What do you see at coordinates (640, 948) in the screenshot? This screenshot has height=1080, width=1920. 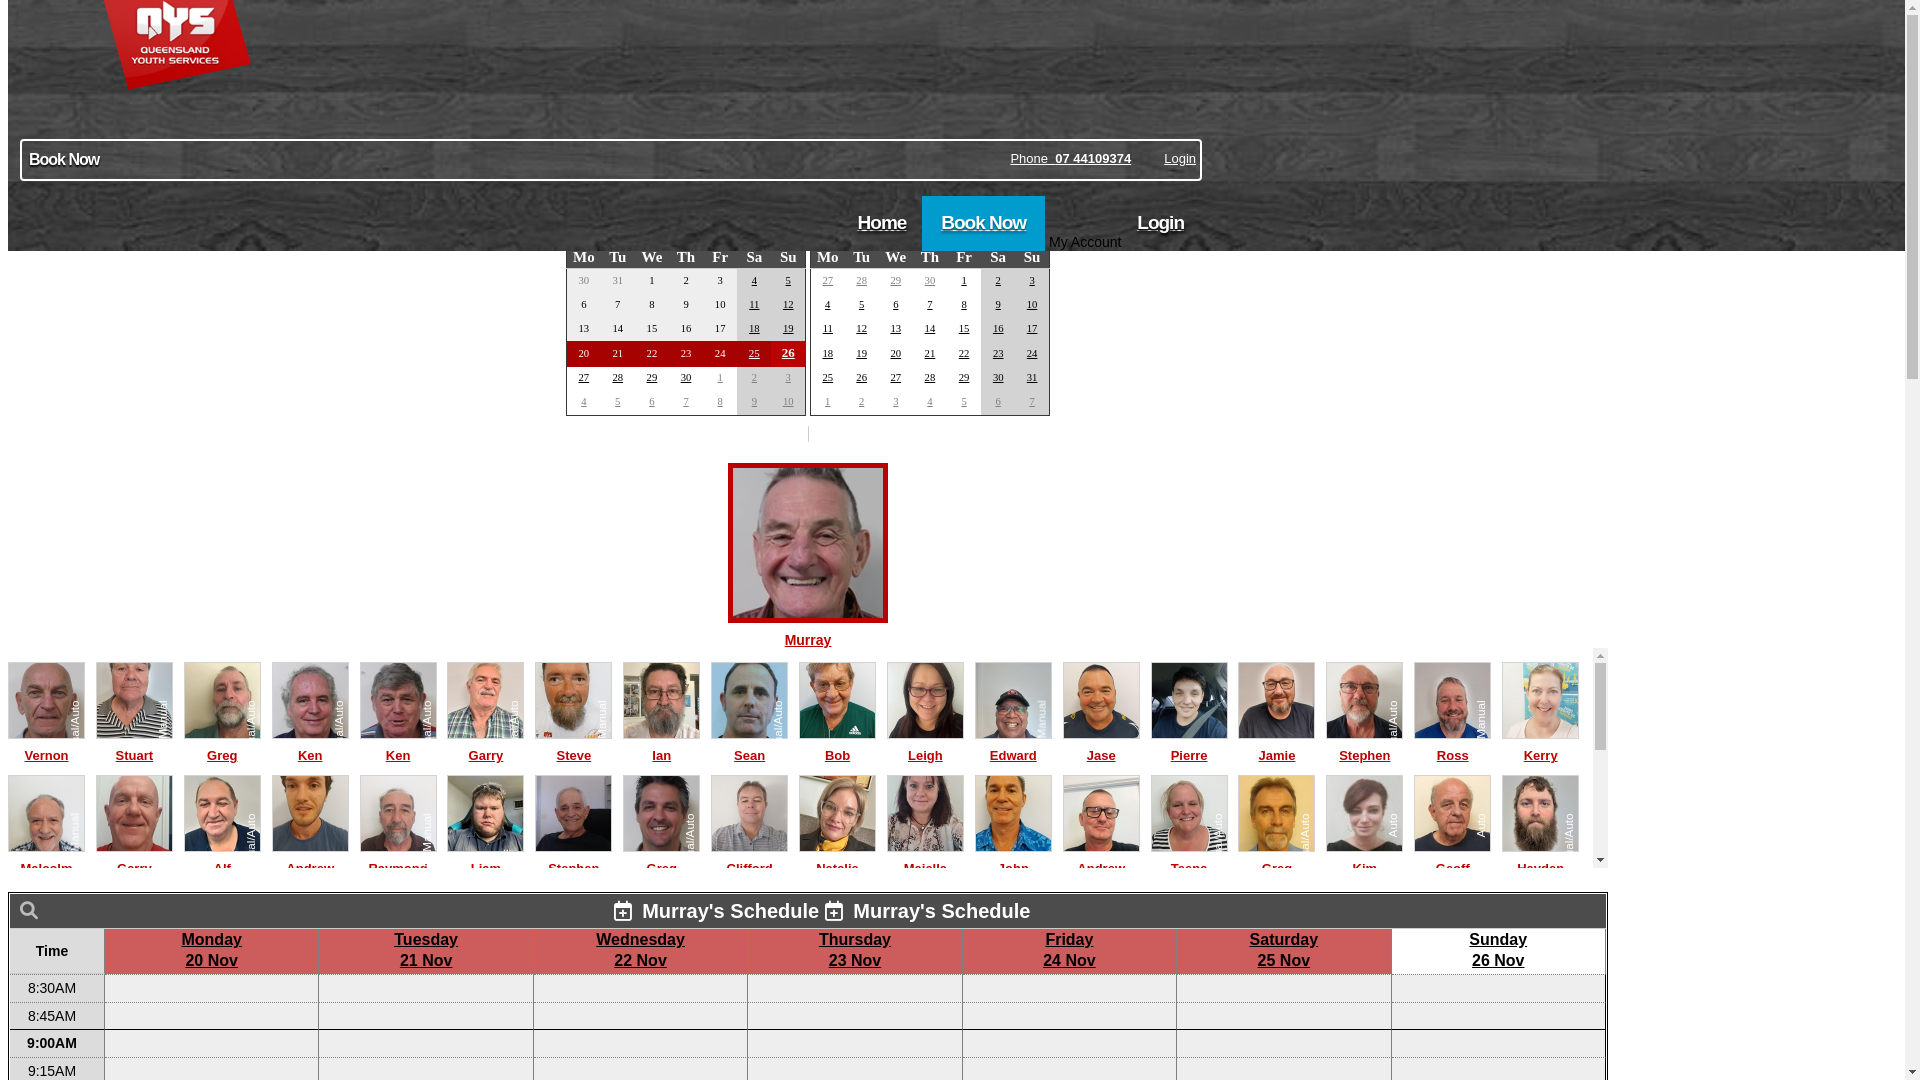 I see `'Wednesday` at bounding box center [640, 948].